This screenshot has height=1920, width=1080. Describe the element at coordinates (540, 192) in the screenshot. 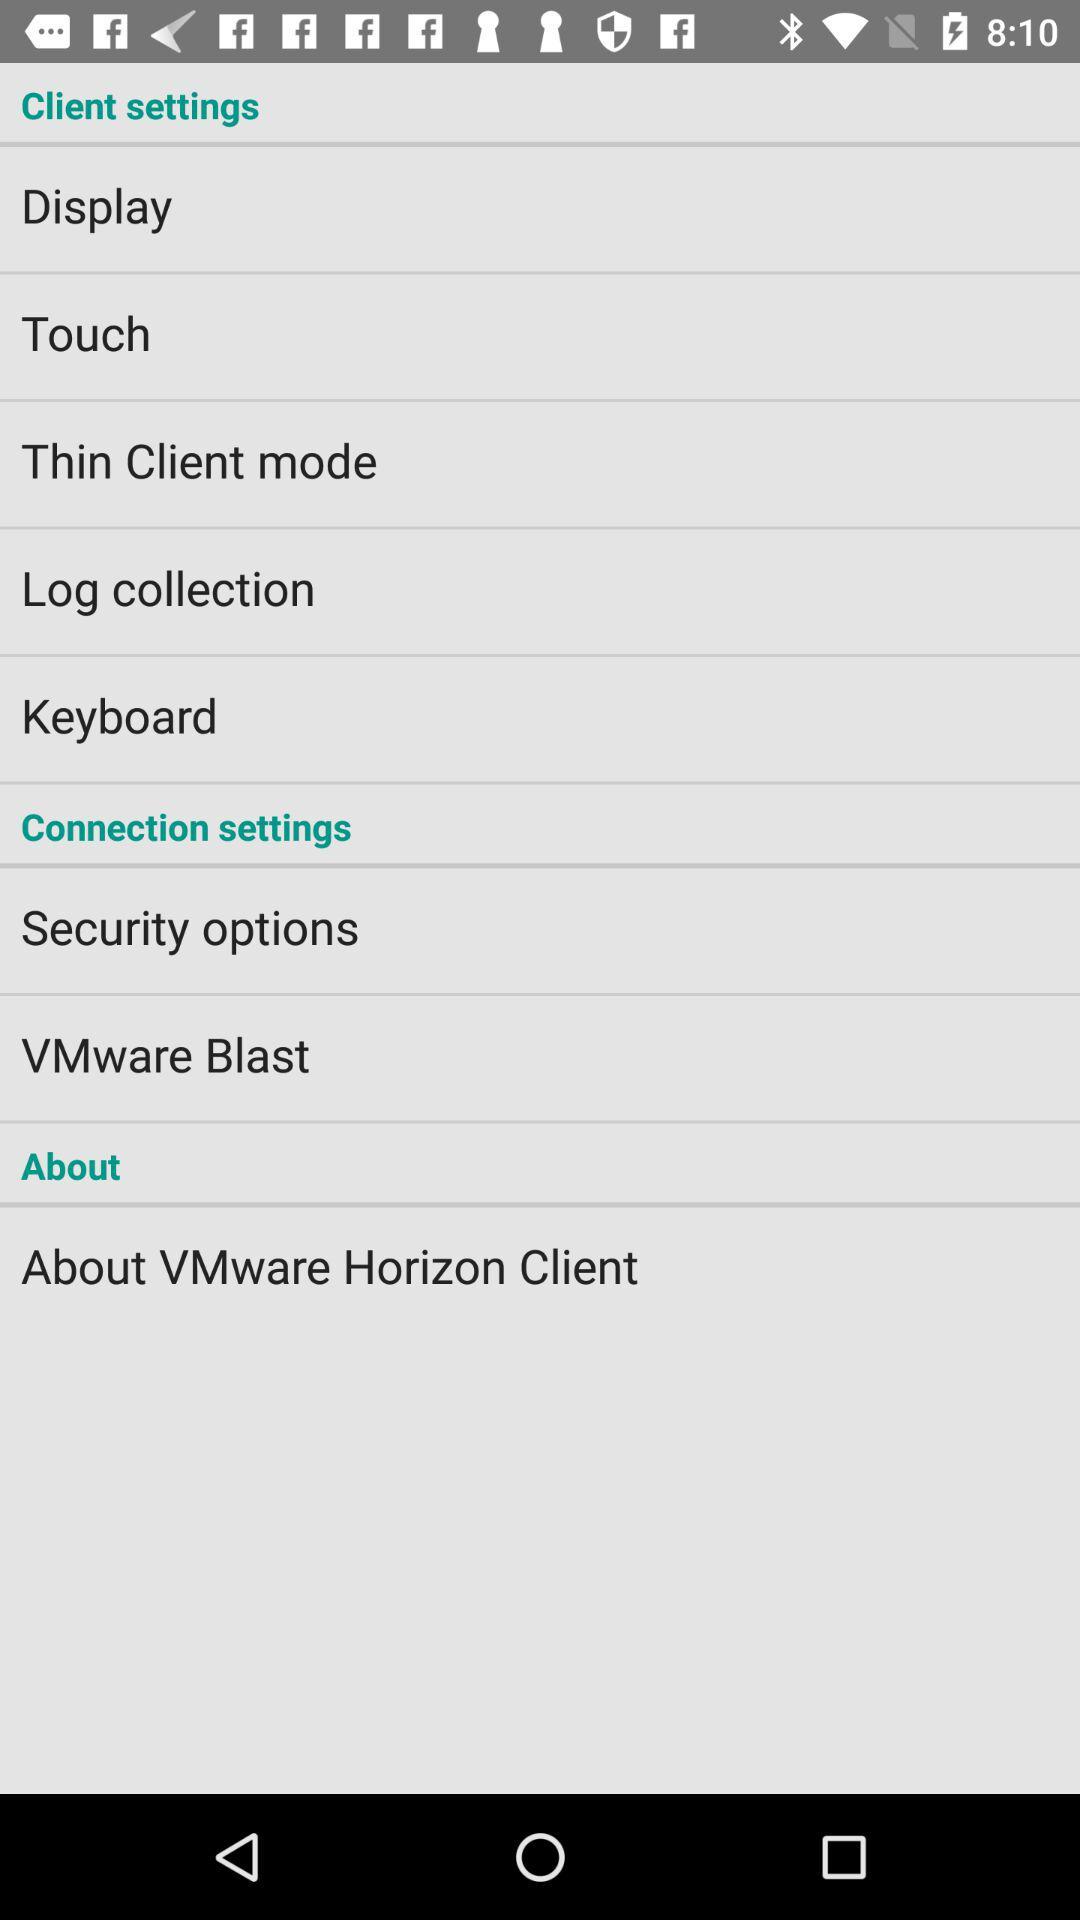

I see `the display icon` at that location.